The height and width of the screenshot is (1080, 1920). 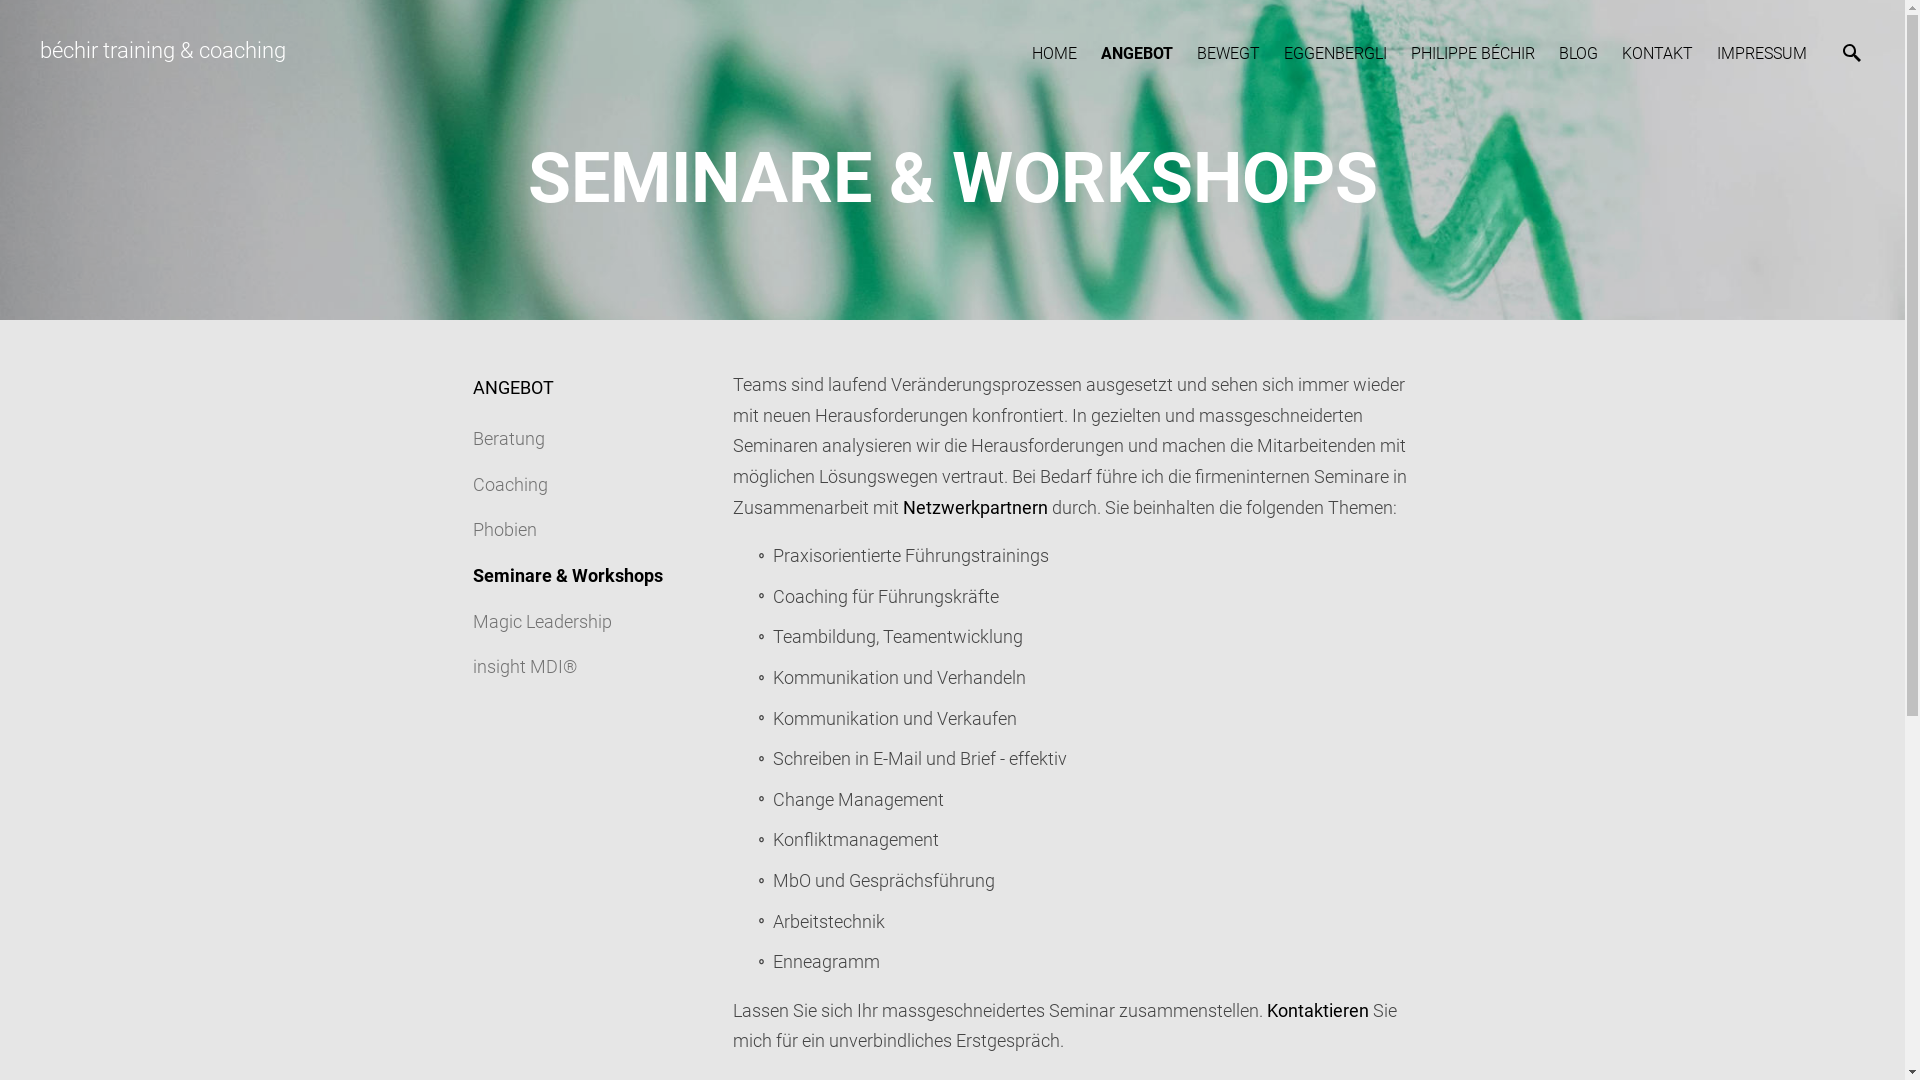 What do you see at coordinates (1577, 52) in the screenshot?
I see `'BLOG'` at bounding box center [1577, 52].